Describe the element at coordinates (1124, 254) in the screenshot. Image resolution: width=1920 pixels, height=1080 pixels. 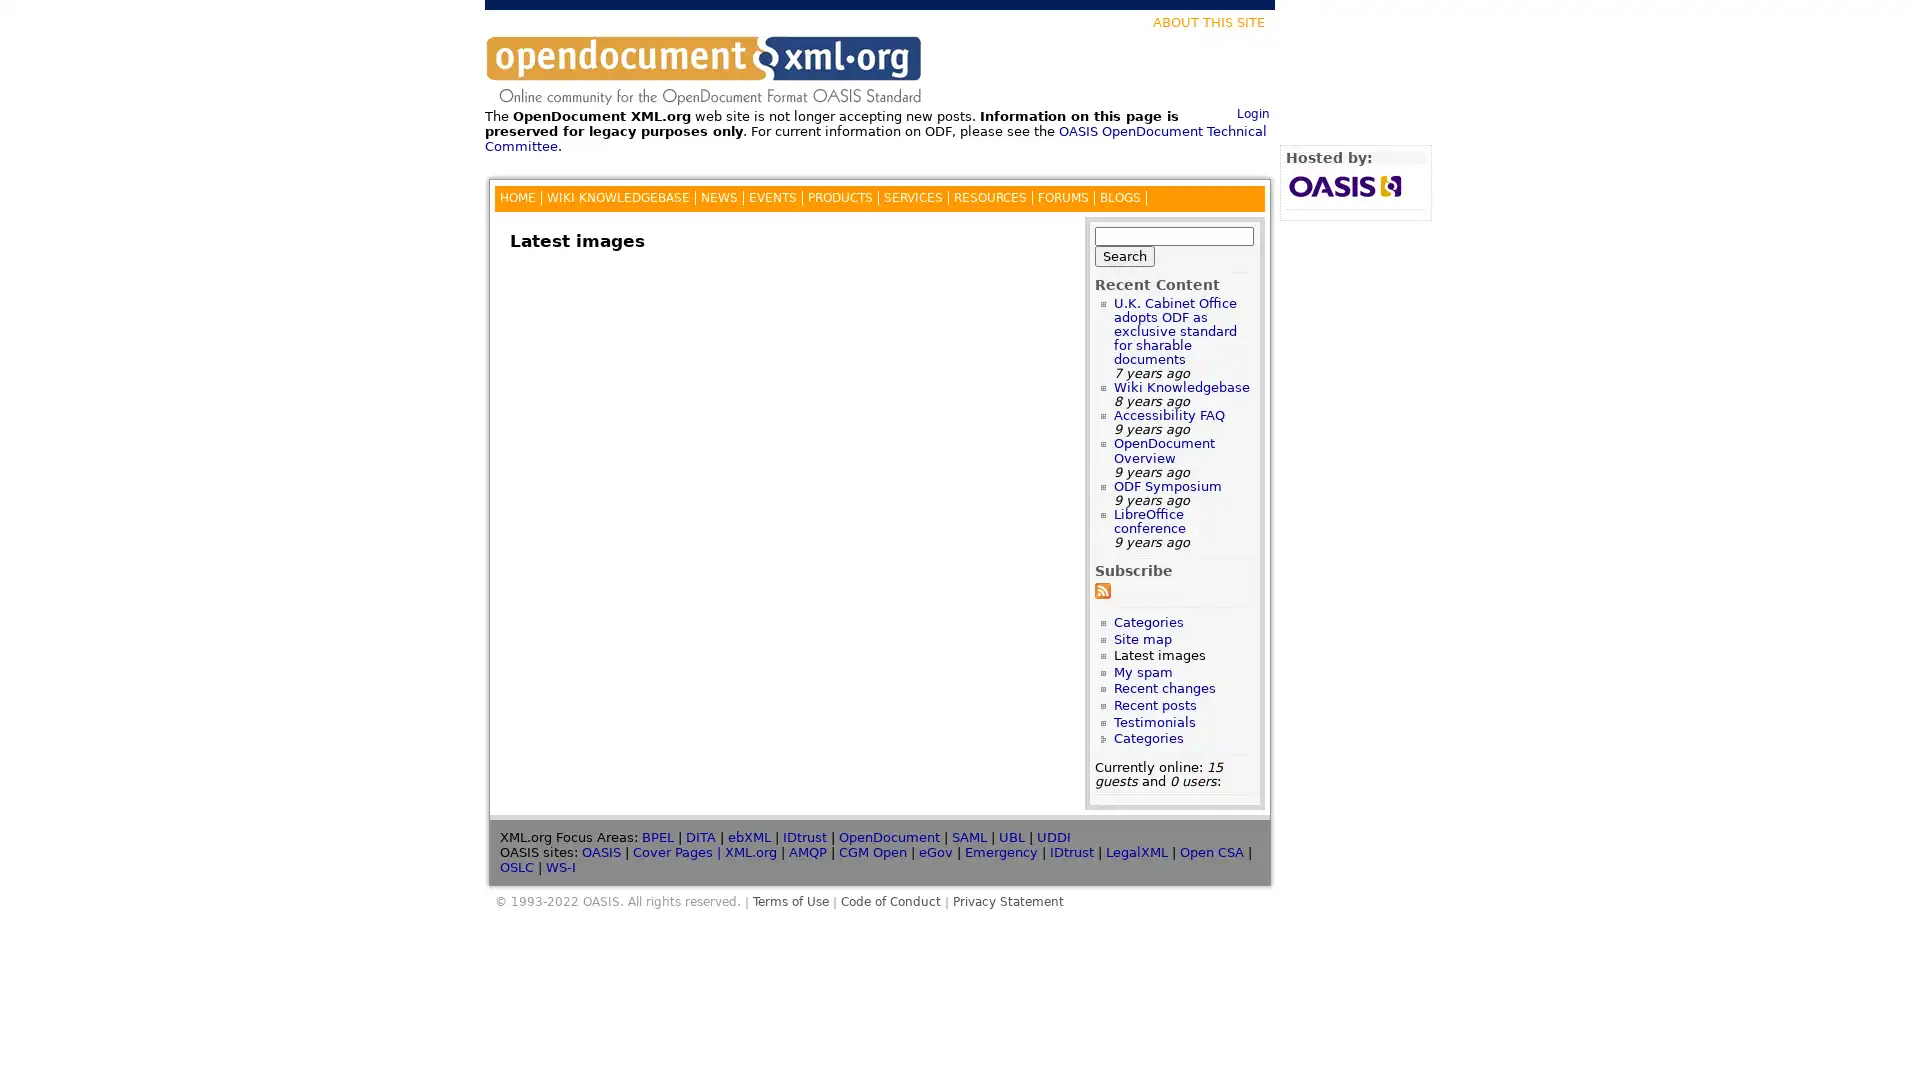
I see `Search` at that location.